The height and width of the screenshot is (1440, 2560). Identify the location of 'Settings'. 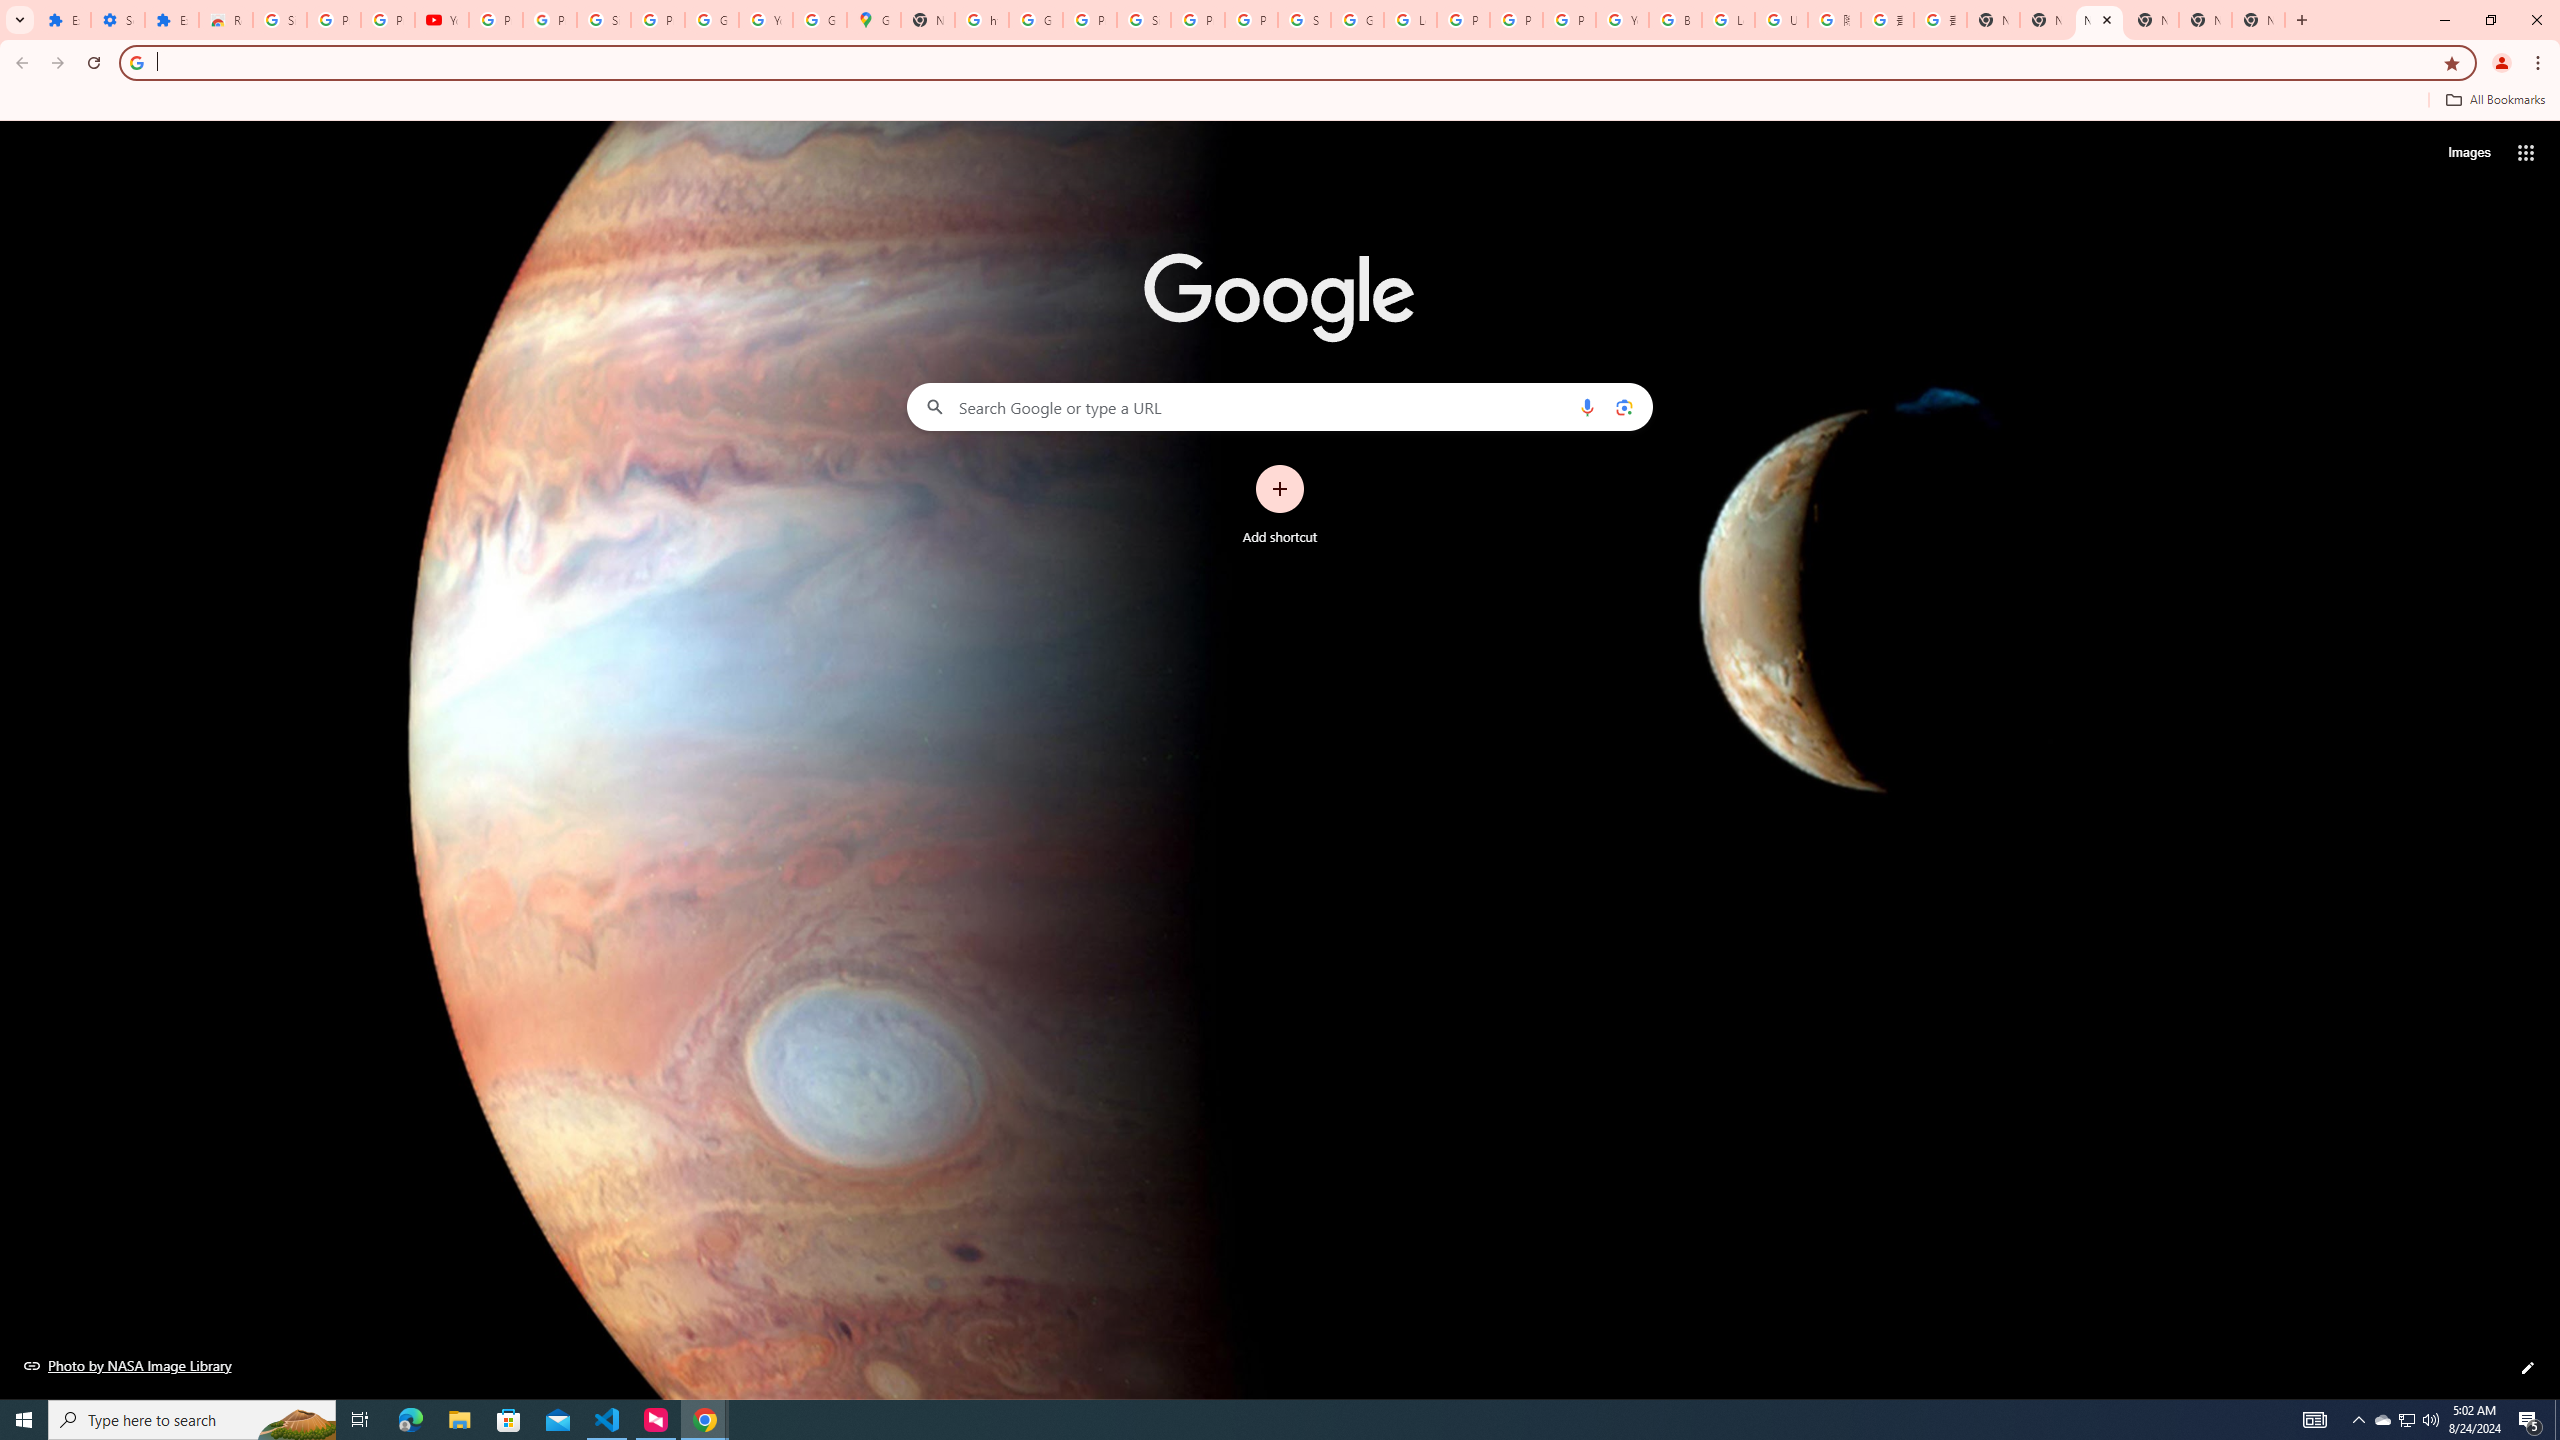
(117, 19).